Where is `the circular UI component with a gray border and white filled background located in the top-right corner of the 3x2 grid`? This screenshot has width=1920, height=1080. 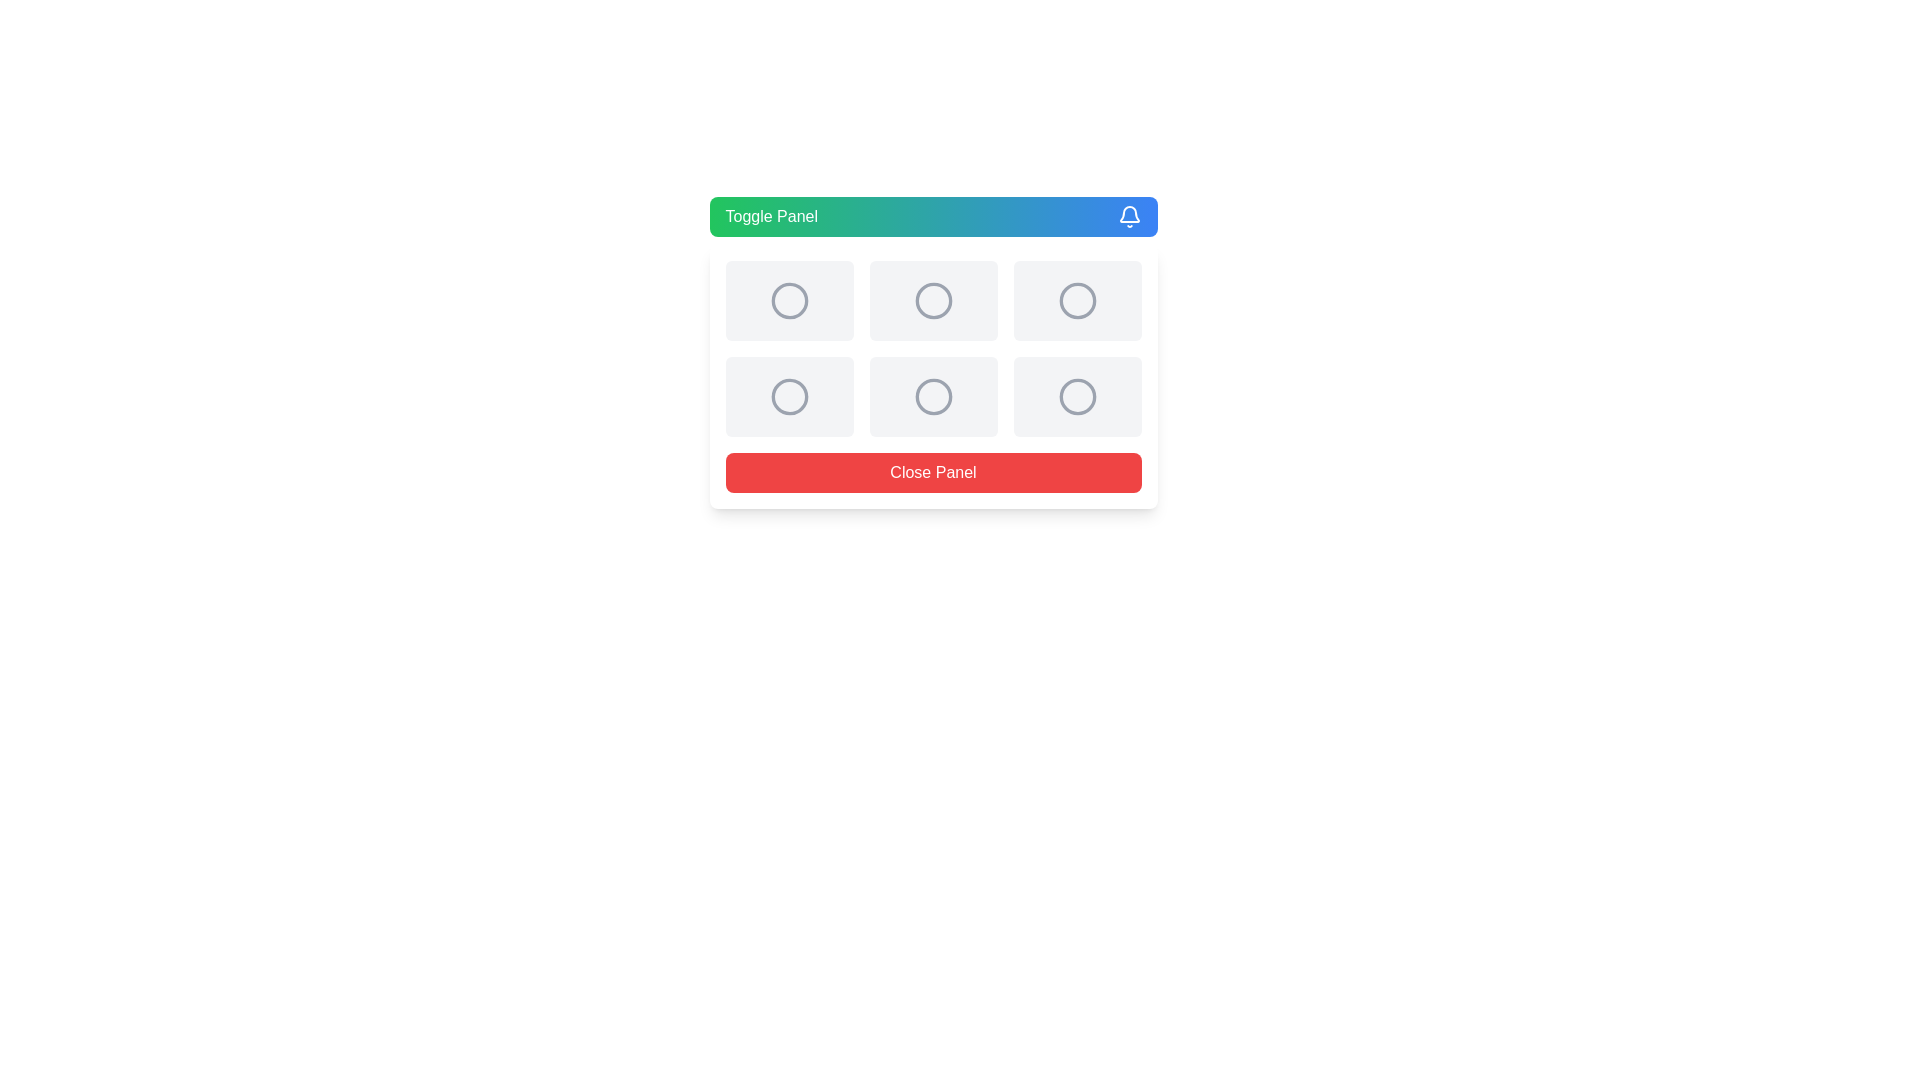
the circular UI component with a gray border and white filled background located in the top-right corner of the 3x2 grid is located at coordinates (1076, 300).